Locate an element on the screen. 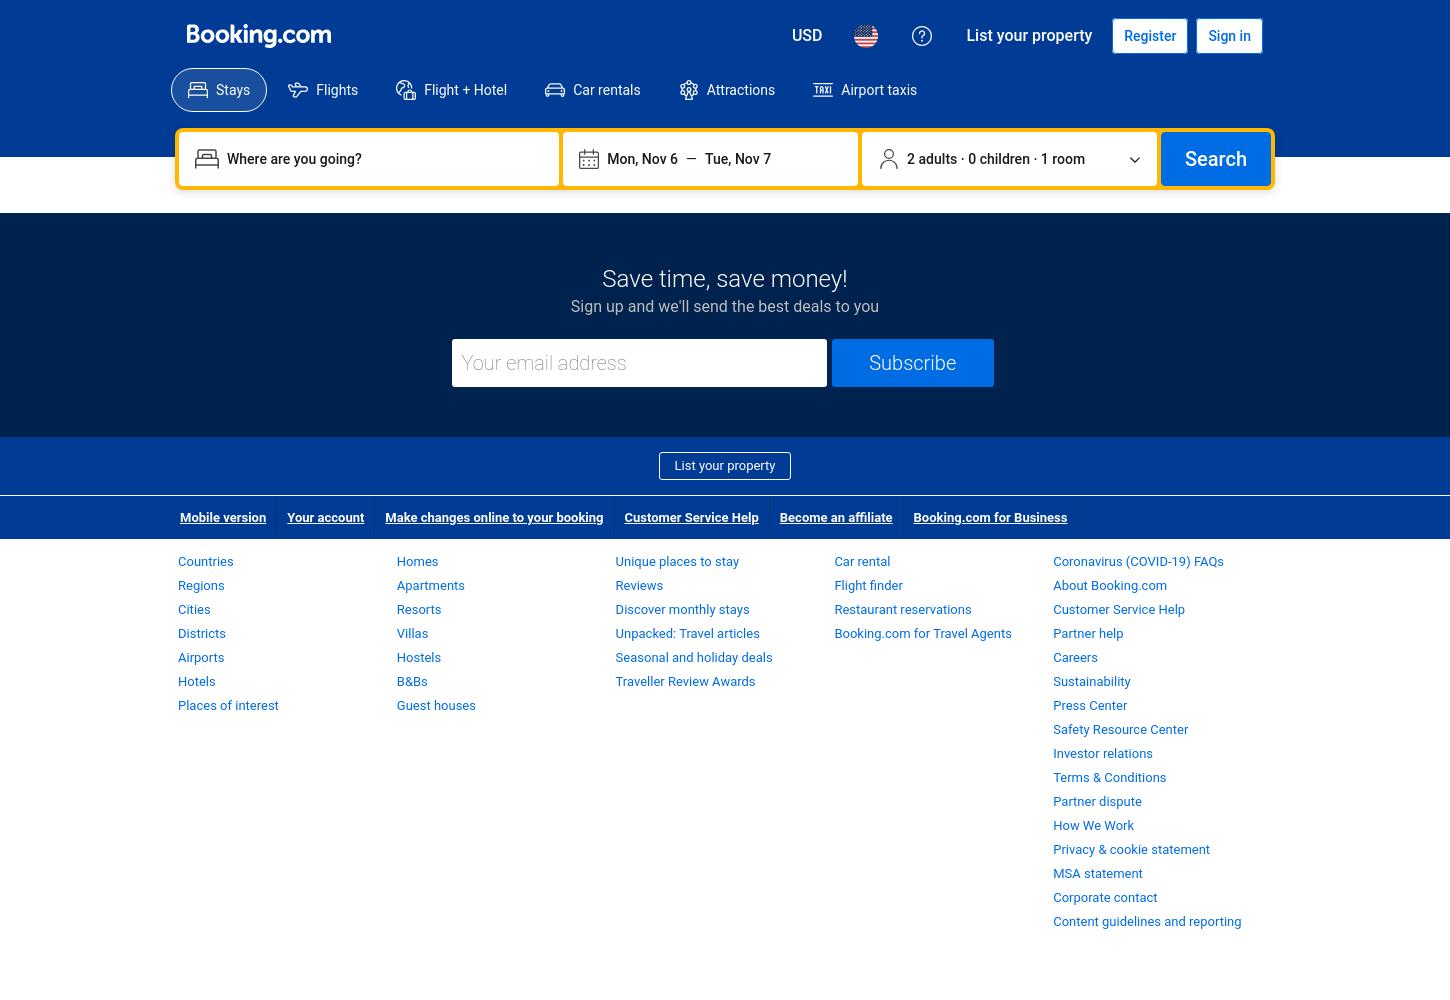  'Partner help' is located at coordinates (1052, 633).